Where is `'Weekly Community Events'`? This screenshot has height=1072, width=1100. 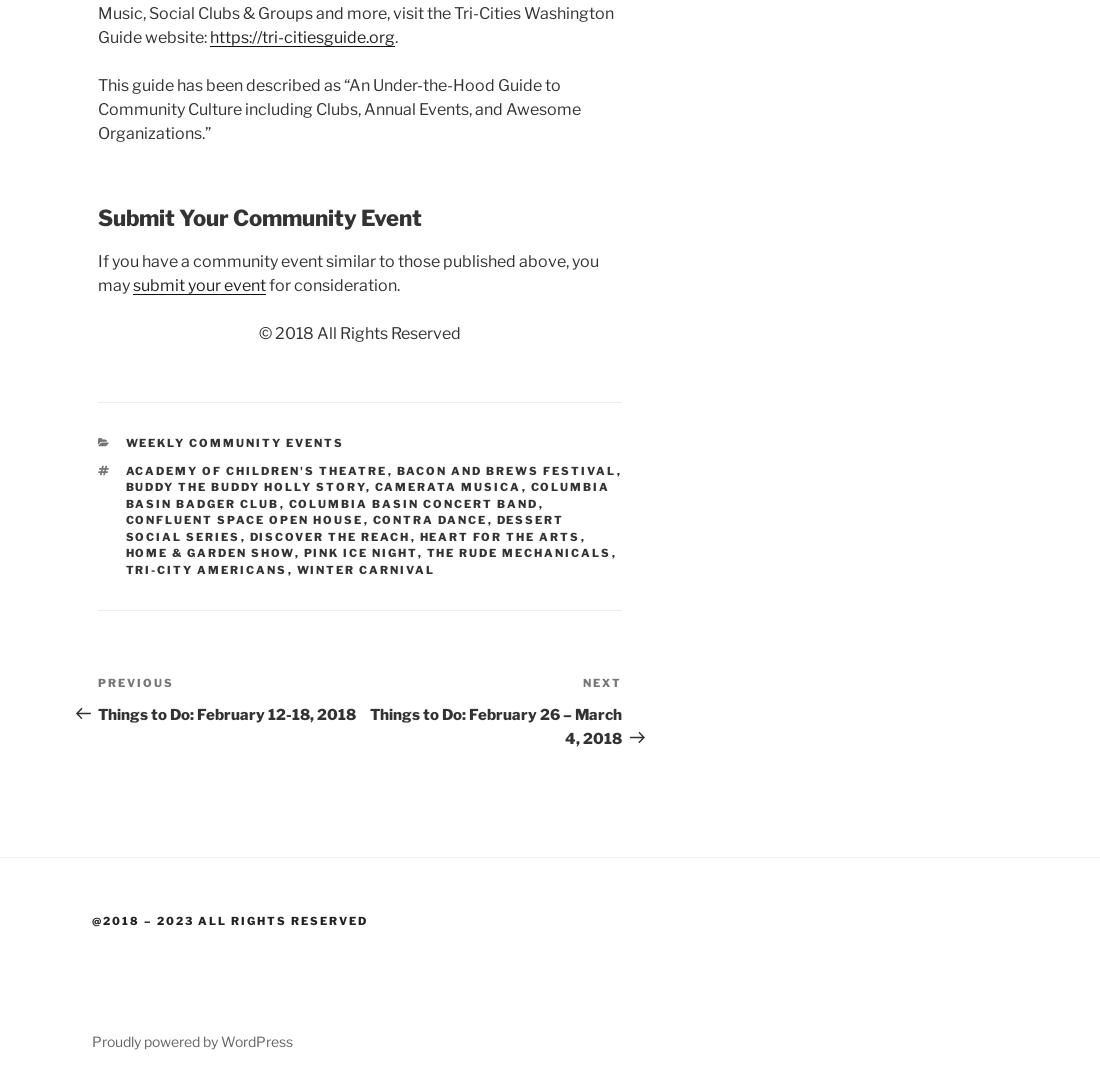 'Weekly Community Events' is located at coordinates (234, 441).